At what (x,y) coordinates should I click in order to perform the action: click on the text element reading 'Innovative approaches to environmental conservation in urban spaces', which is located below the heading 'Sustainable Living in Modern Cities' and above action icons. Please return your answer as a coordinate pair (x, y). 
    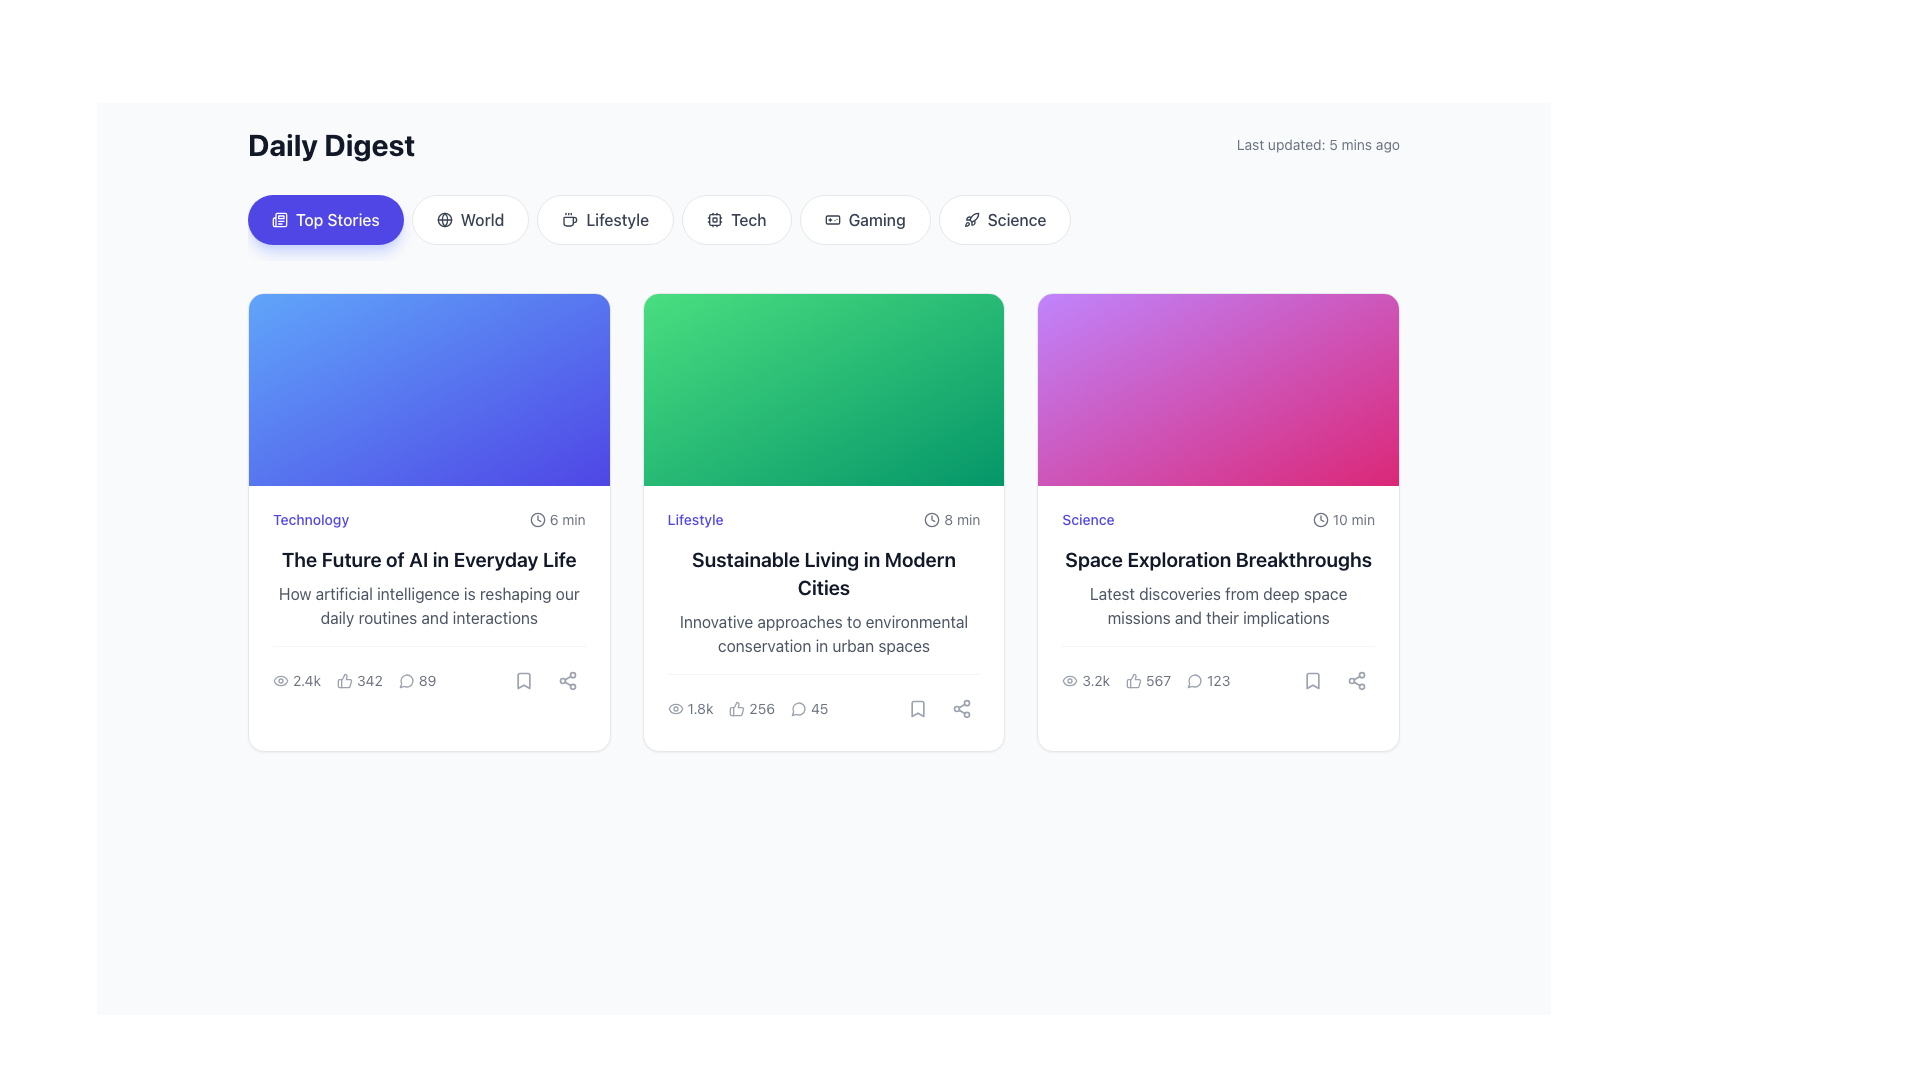
    Looking at the image, I should click on (824, 633).